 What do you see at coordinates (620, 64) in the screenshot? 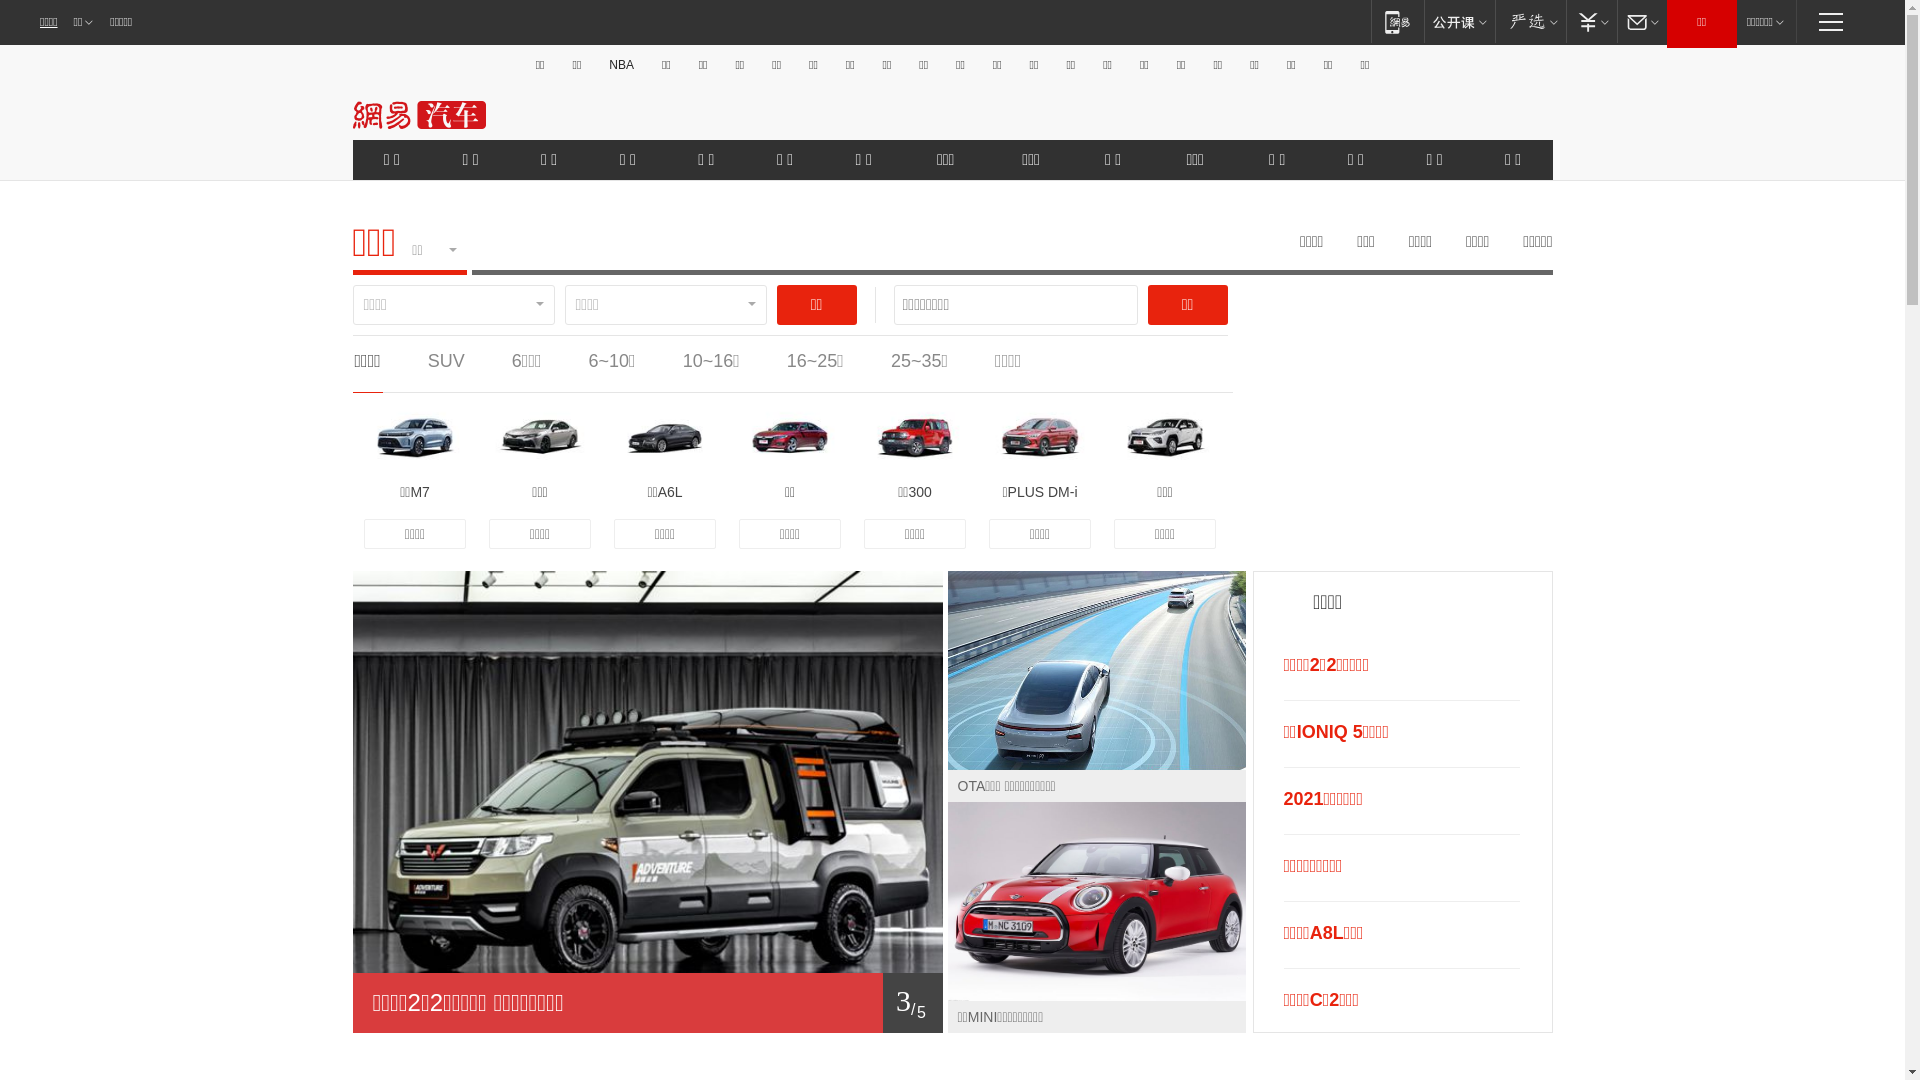
I see `'NBA'` at bounding box center [620, 64].